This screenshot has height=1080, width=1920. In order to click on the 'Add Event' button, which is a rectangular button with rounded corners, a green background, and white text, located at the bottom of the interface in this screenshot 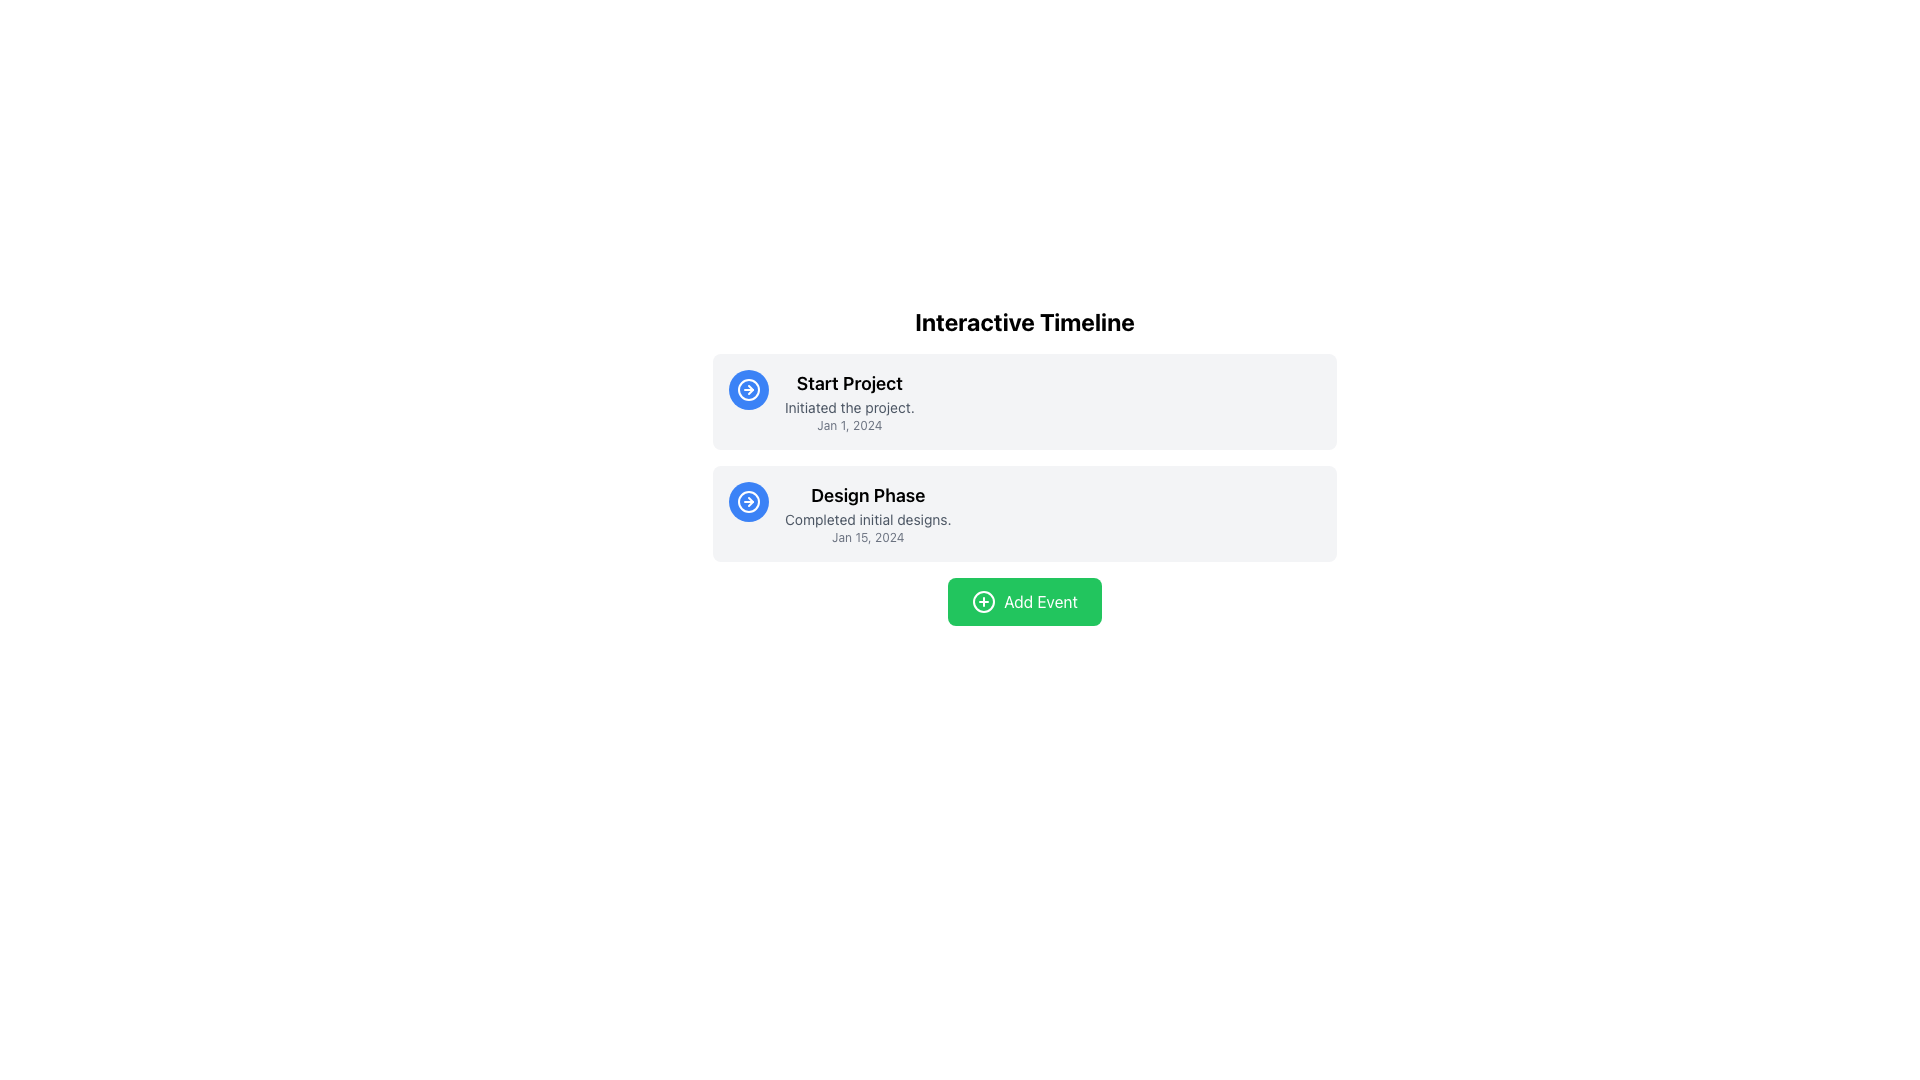, I will do `click(1025, 600)`.